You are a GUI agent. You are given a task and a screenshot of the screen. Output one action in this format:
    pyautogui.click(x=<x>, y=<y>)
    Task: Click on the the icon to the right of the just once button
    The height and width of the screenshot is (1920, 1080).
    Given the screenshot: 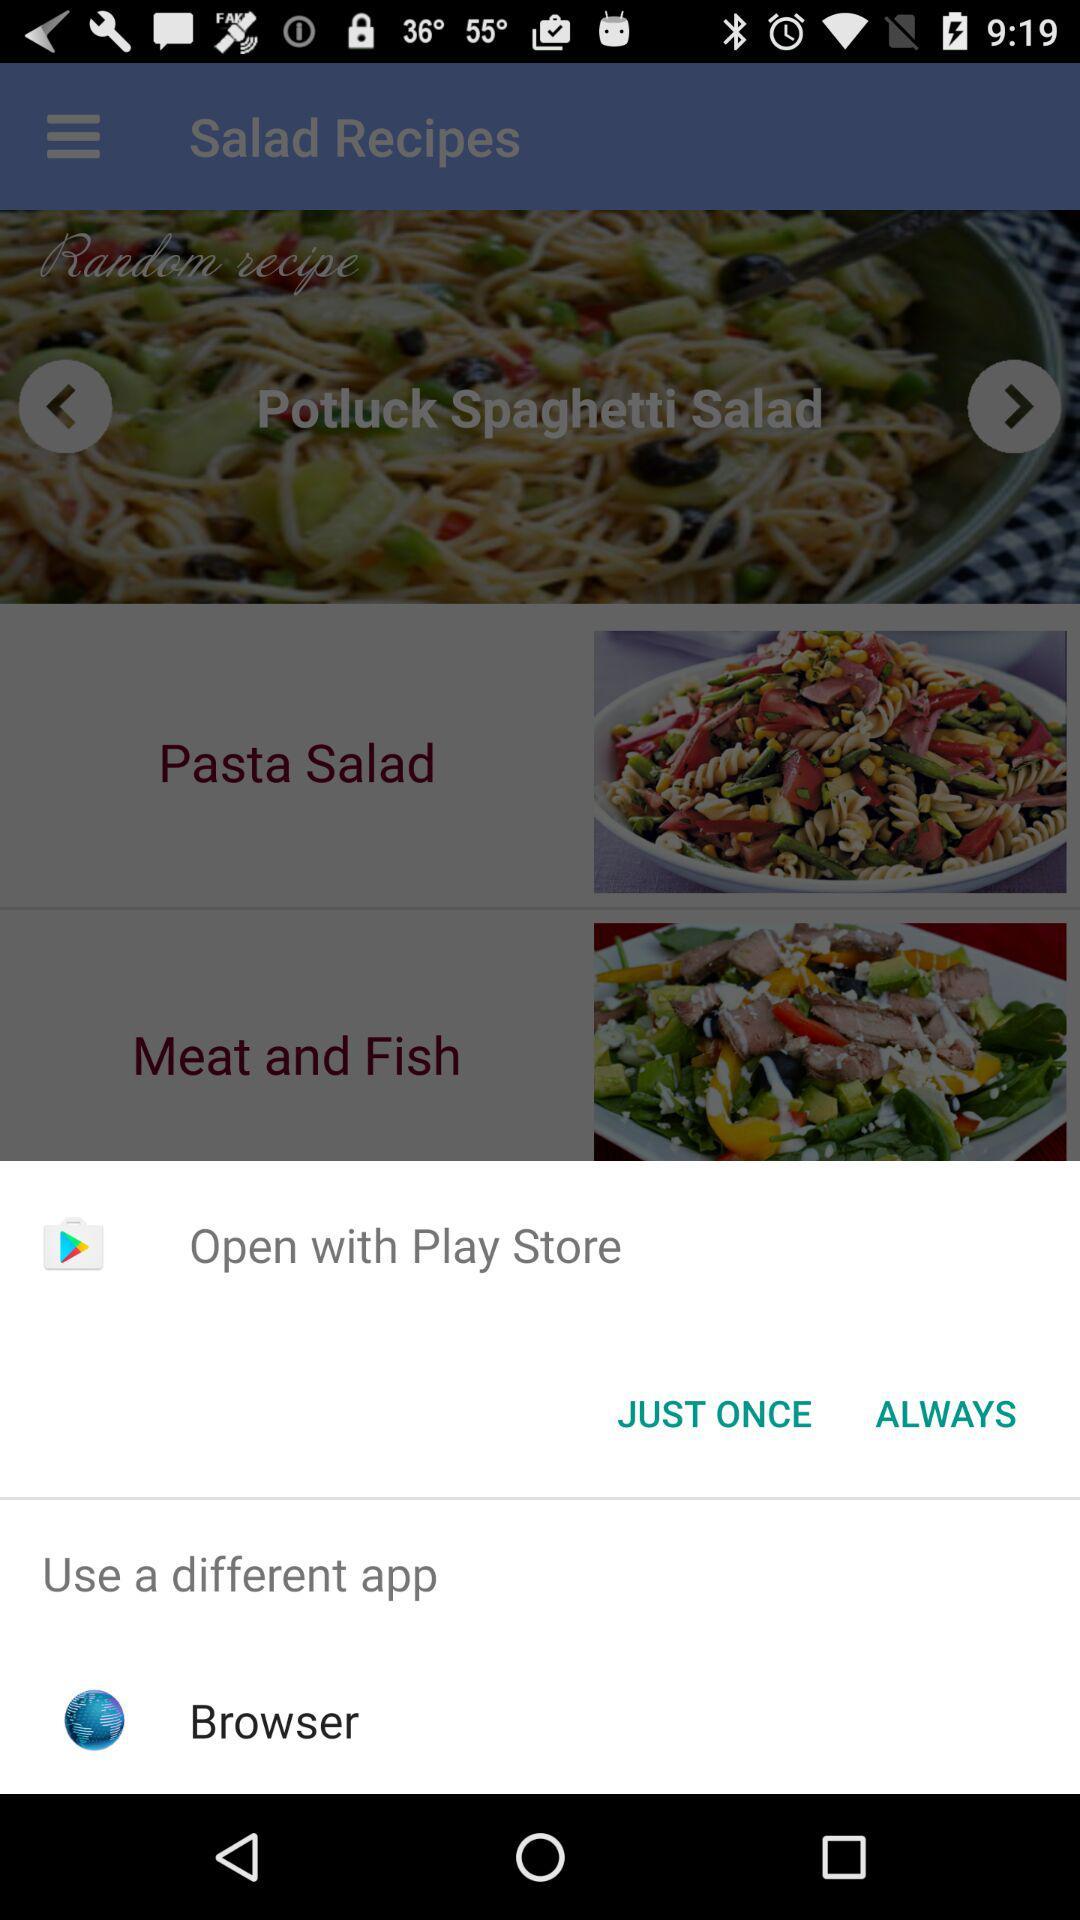 What is the action you would take?
    pyautogui.click(x=945, y=1411)
    